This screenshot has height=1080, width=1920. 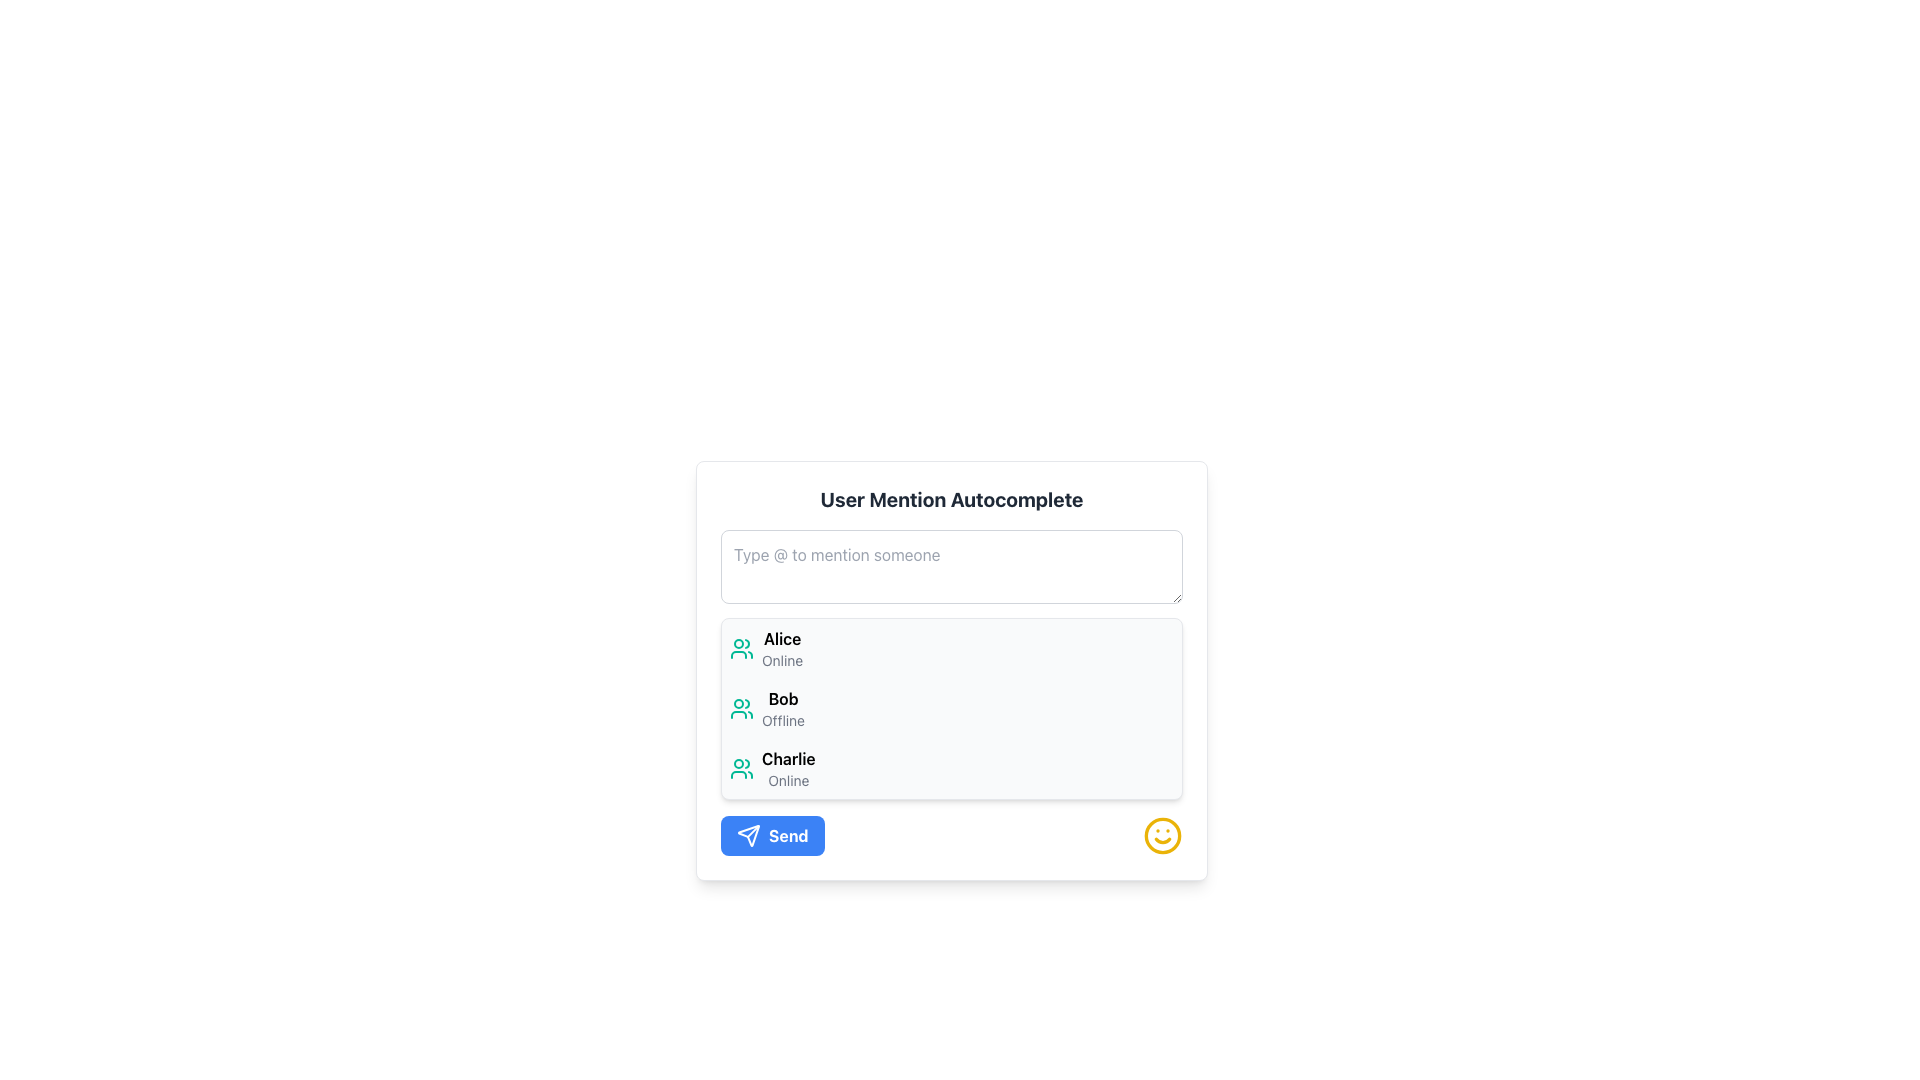 What do you see at coordinates (950, 499) in the screenshot?
I see `the Text (Header) element that serves as a title for the autocomplete system for user mentions` at bounding box center [950, 499].